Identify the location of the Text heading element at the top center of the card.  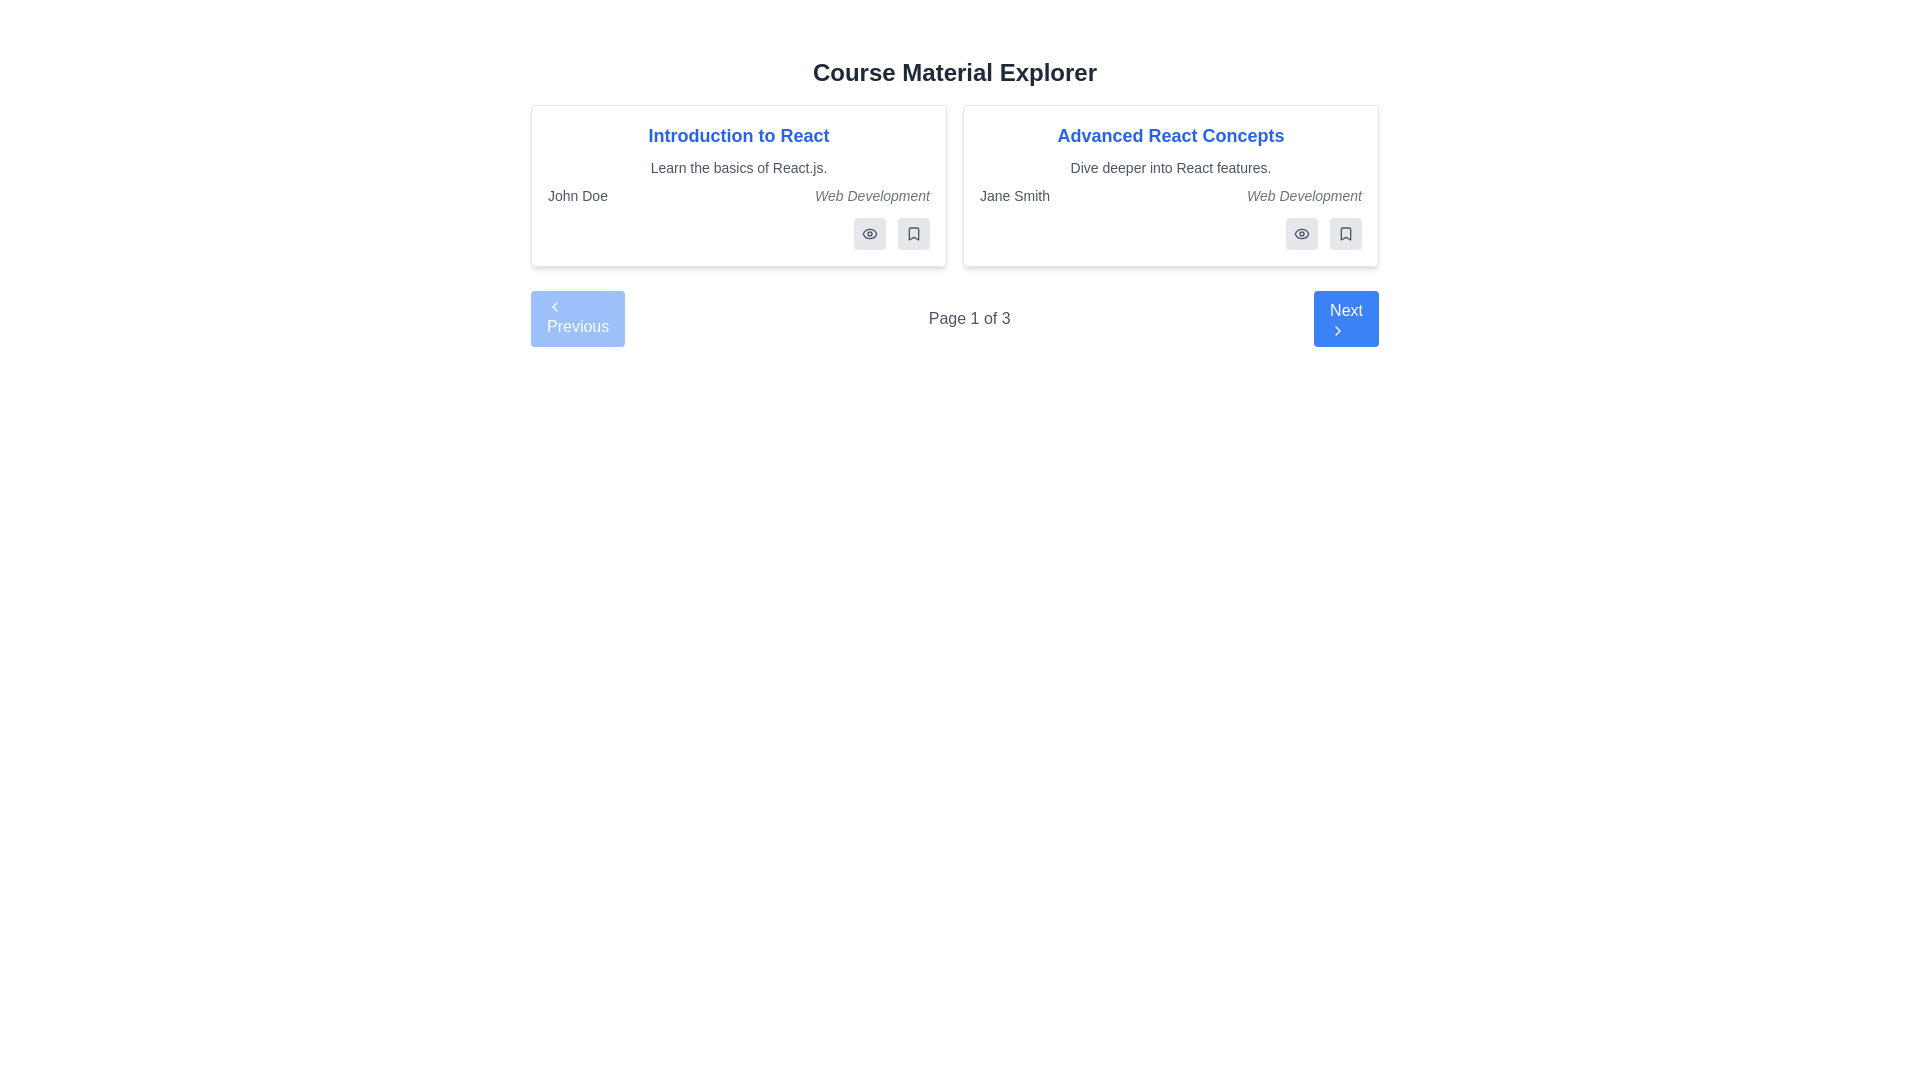
(738, 135).